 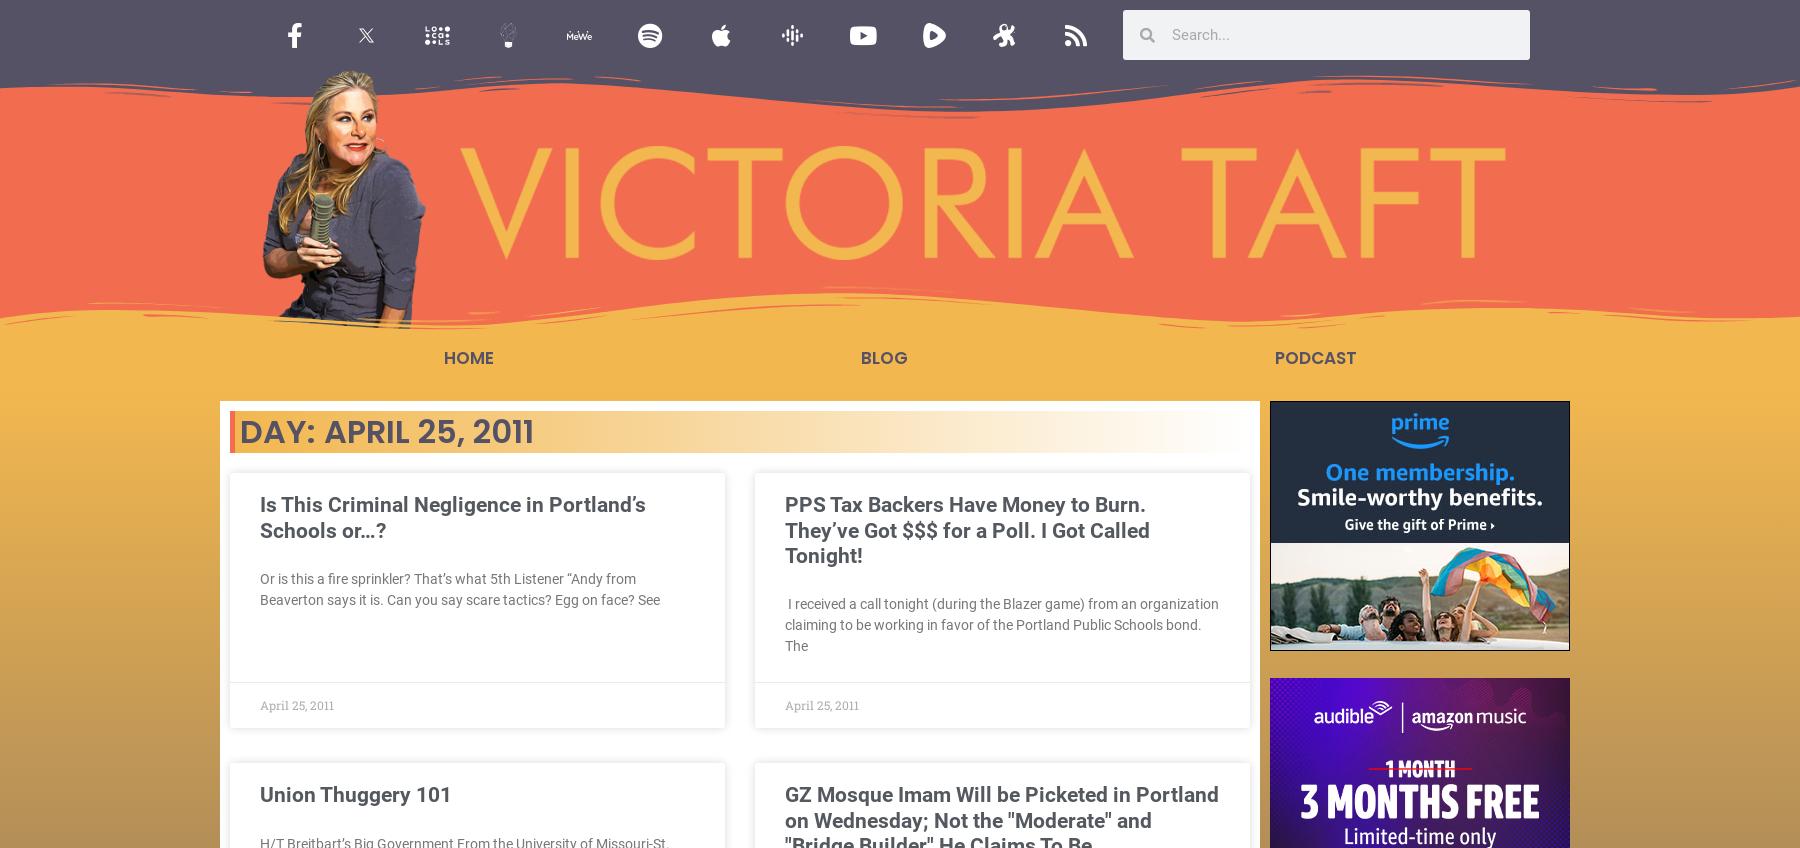 What do you see at coordinates (883, 357) in the screenshot?
I see `'Blog'` at bounding box center [883, 357].